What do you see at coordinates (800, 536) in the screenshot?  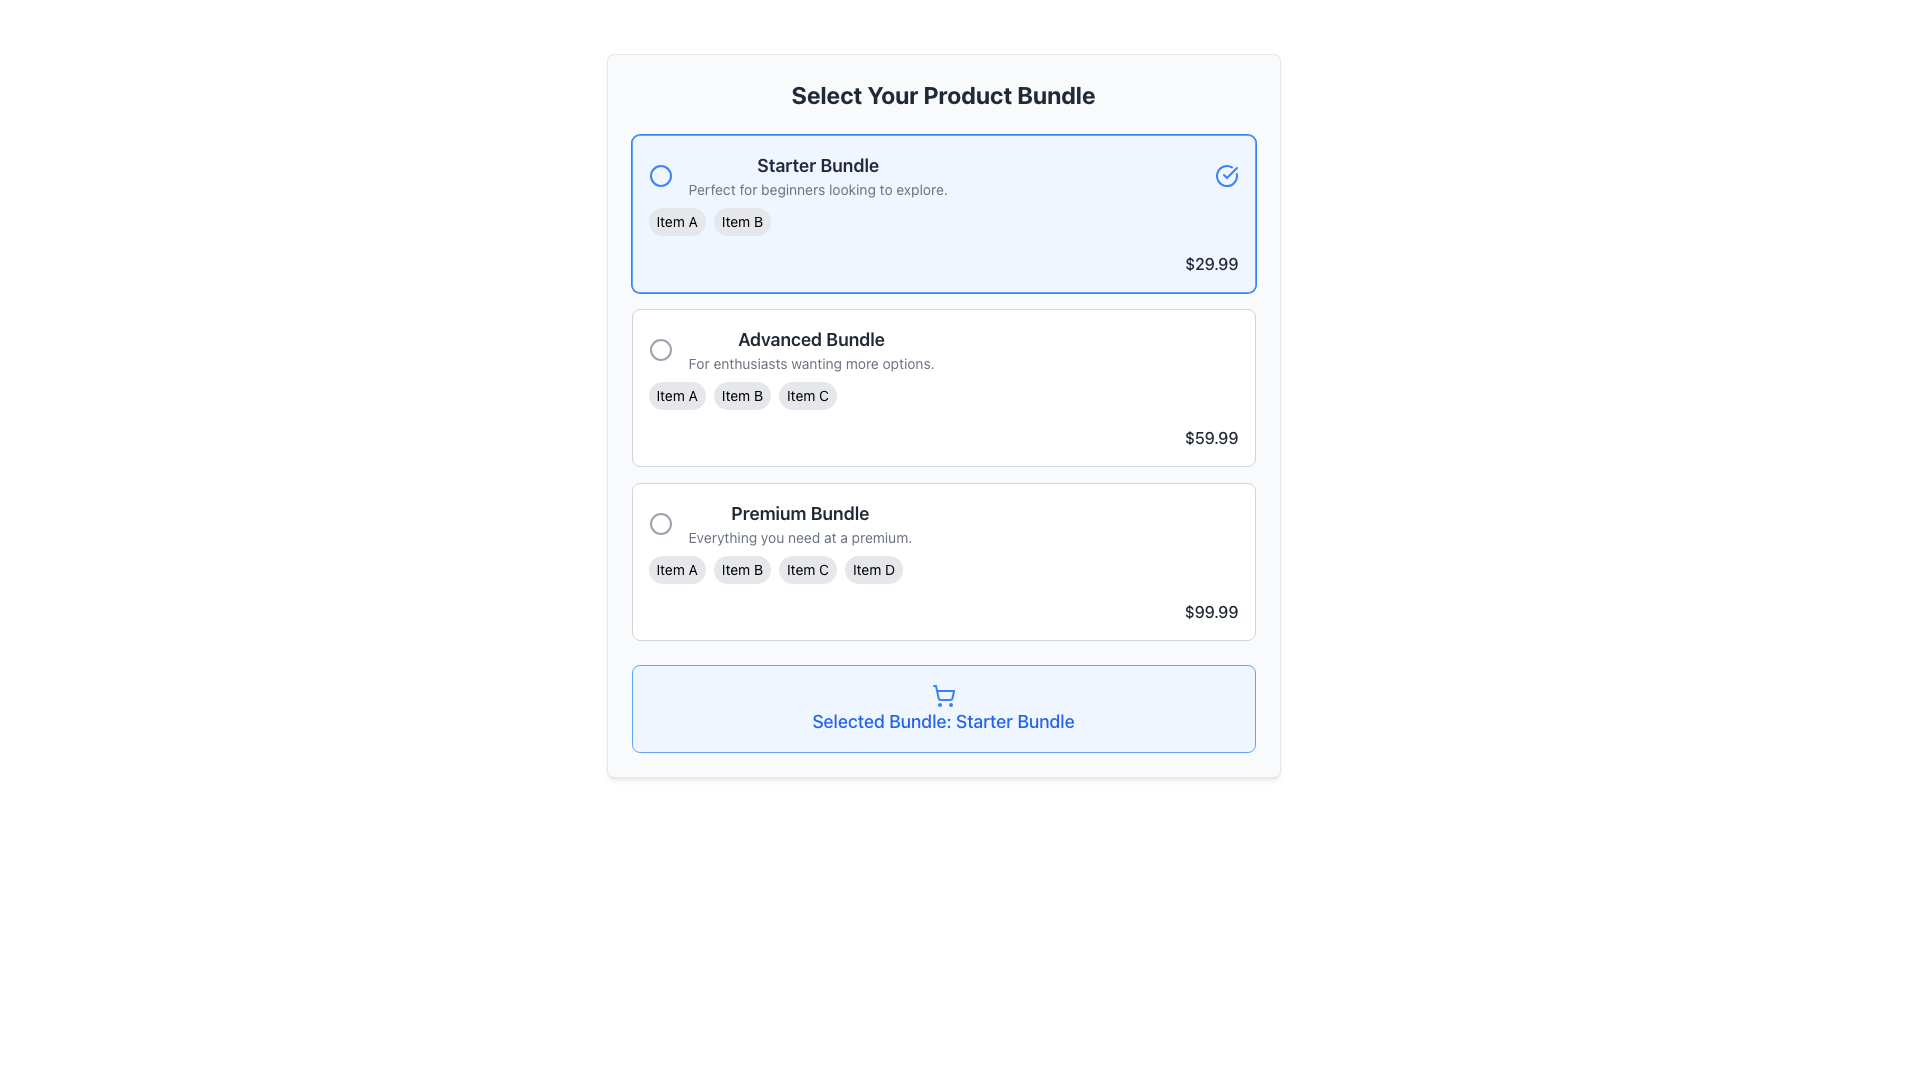 I see `the gray text label that reads 'Everything you need at a premium.' located below the bold title 'Premium Bundle'` at bounding box center [800, 536].